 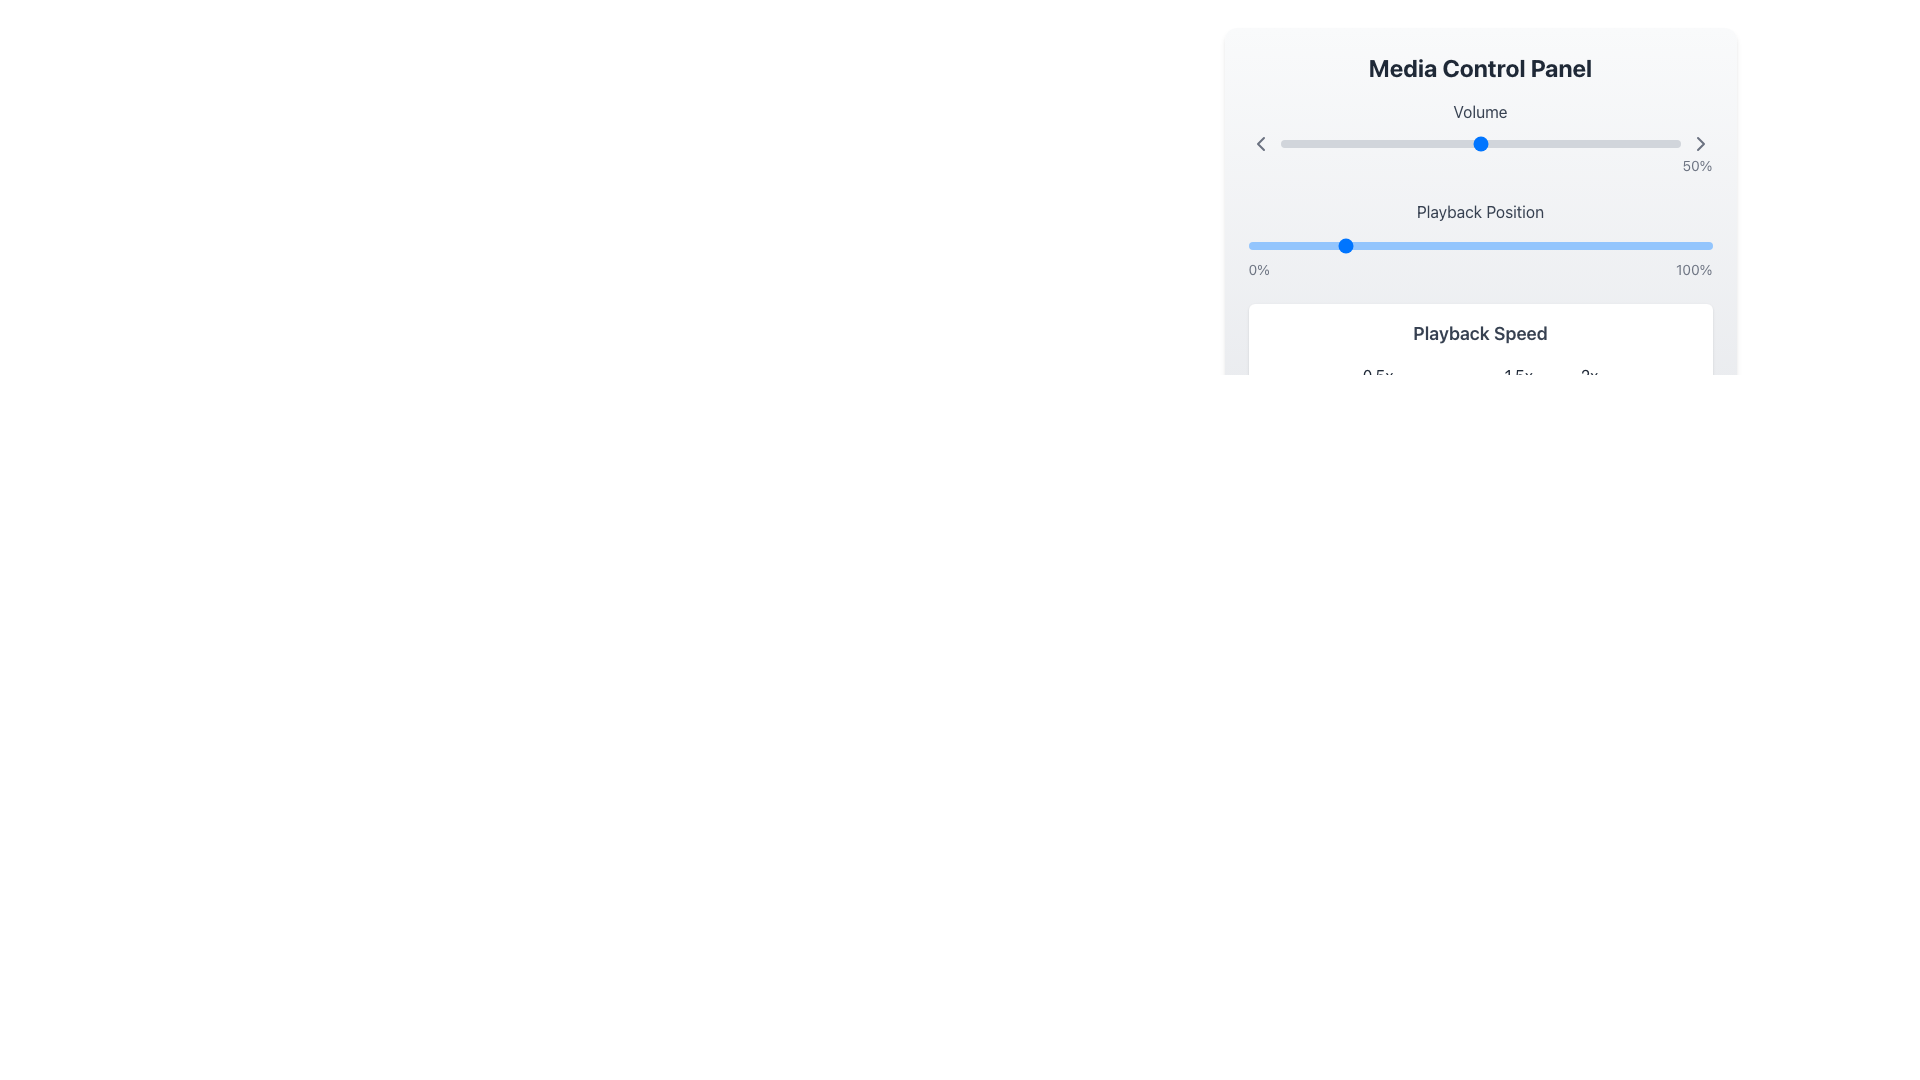 What do you see at coordinates (1702, 245) in the screenshot?
I see `the playback position` at bounding box center [1702, 245].